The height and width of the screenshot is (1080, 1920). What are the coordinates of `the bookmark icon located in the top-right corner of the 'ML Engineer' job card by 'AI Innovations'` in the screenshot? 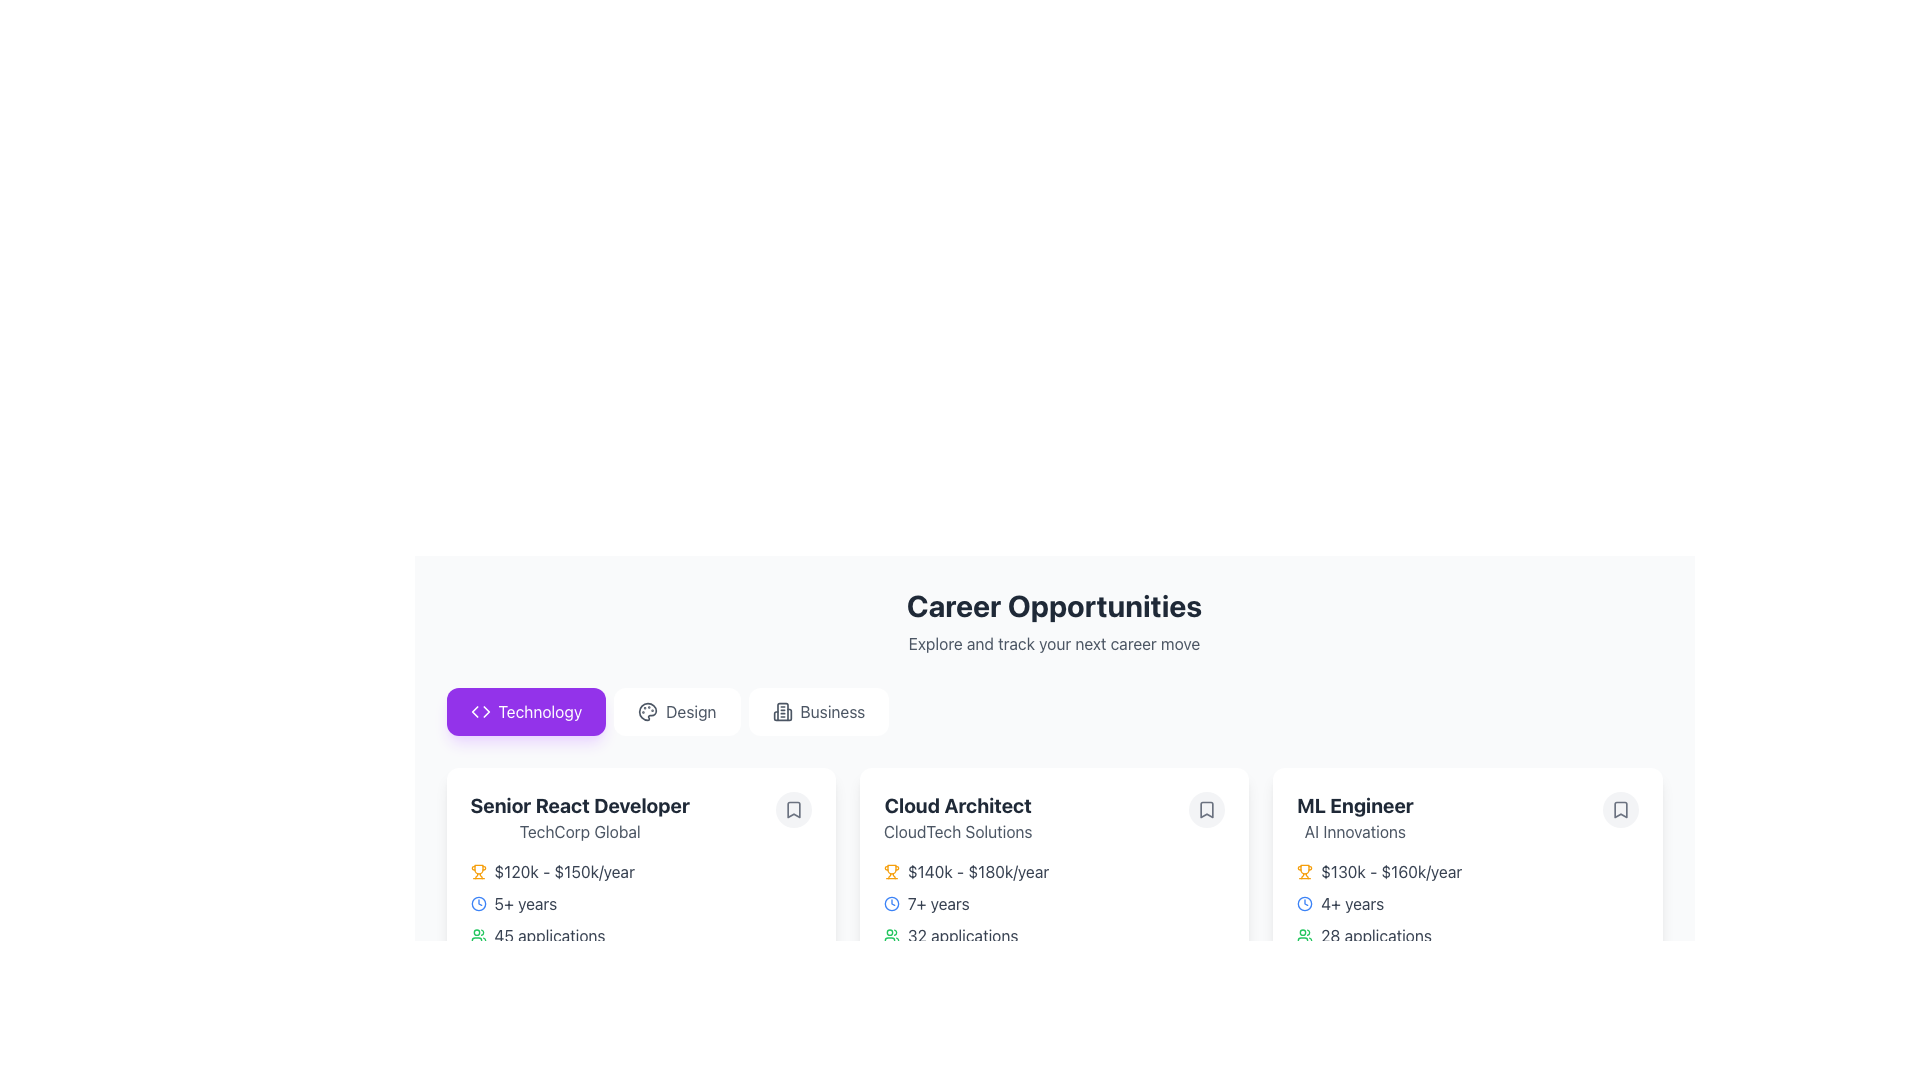 It's located at (1620, 810).